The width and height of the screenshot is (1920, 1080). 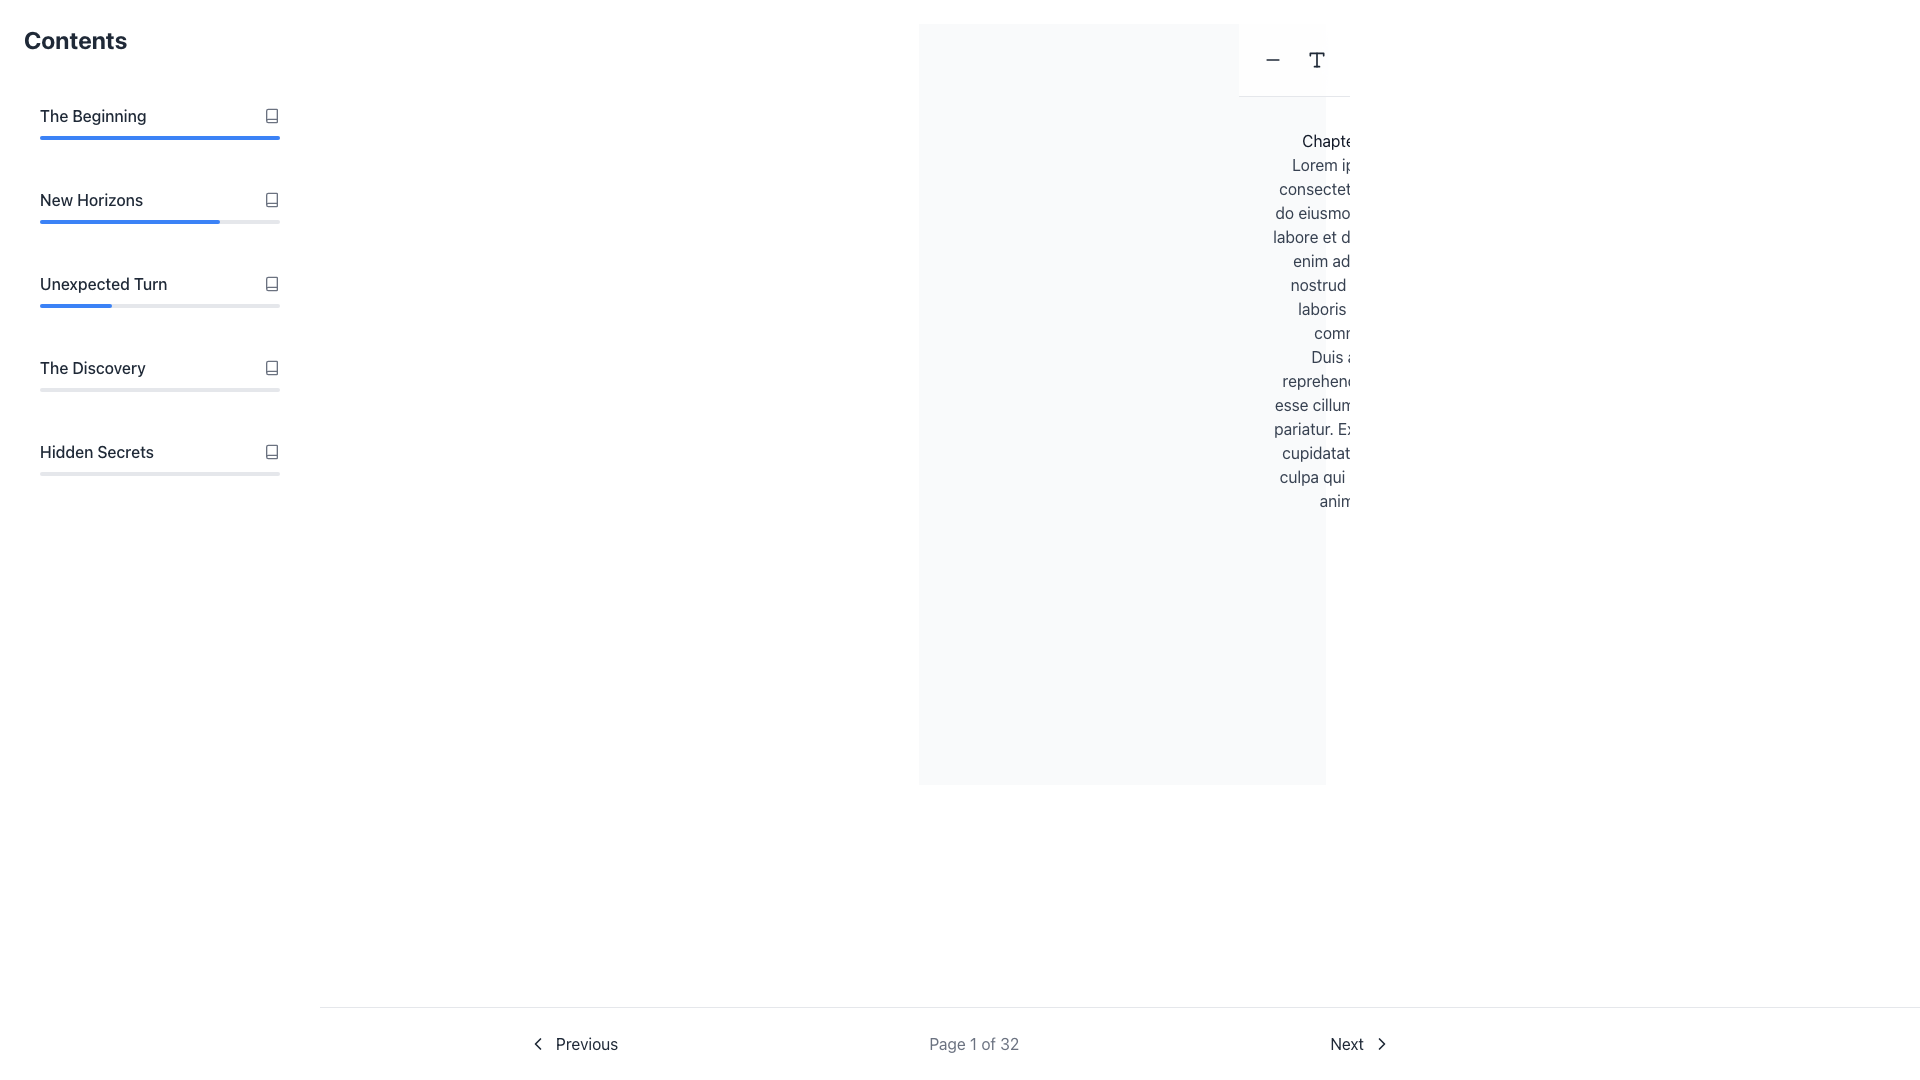 I want to click on the list item titled 'Unexpected Turn' with a book icon, so click(x=158, y=289).